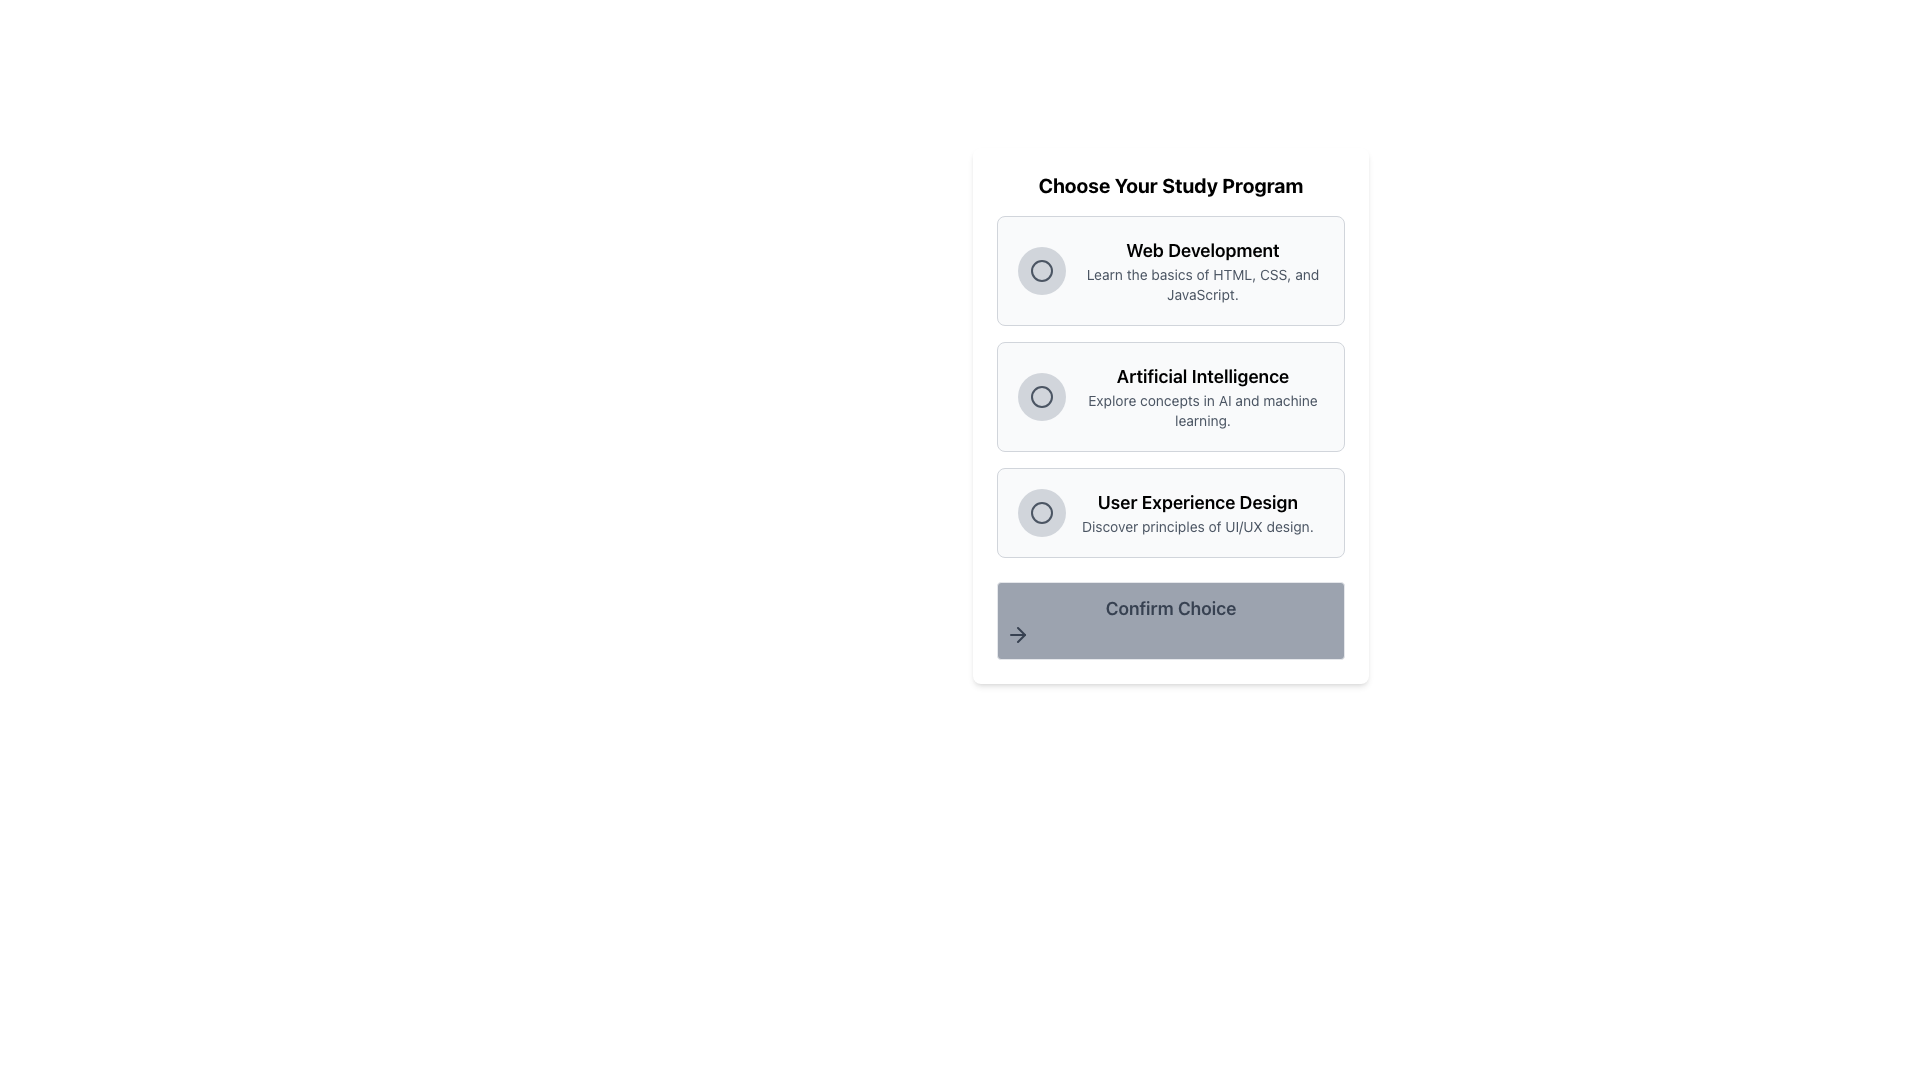 The width and height of the screenshot is (1920, 1080). What do you see at coordinates (1171, 386) in the screenshot?
I see `the highlighted option 'Artificial Intelligence' in the list of selectable items for study programs` at bounding box center [1171, 386].